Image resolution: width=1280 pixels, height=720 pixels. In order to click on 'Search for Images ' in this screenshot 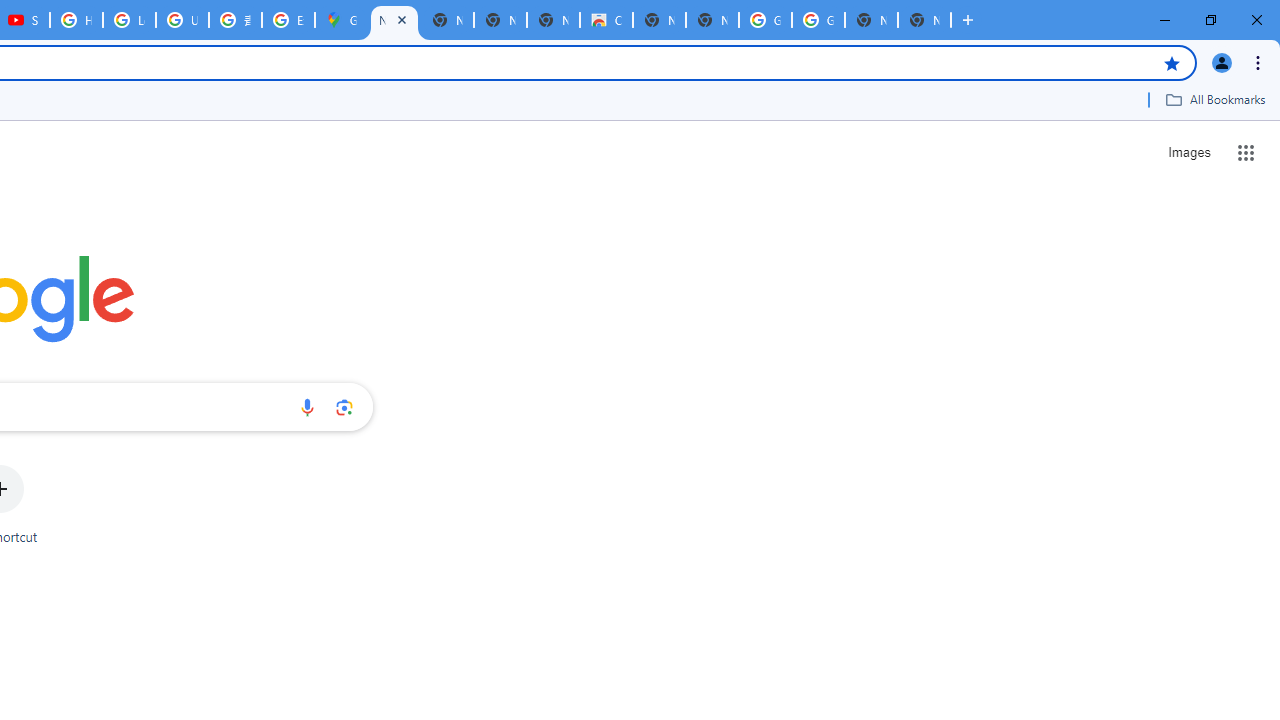, I will do `click(1189, 152)`.